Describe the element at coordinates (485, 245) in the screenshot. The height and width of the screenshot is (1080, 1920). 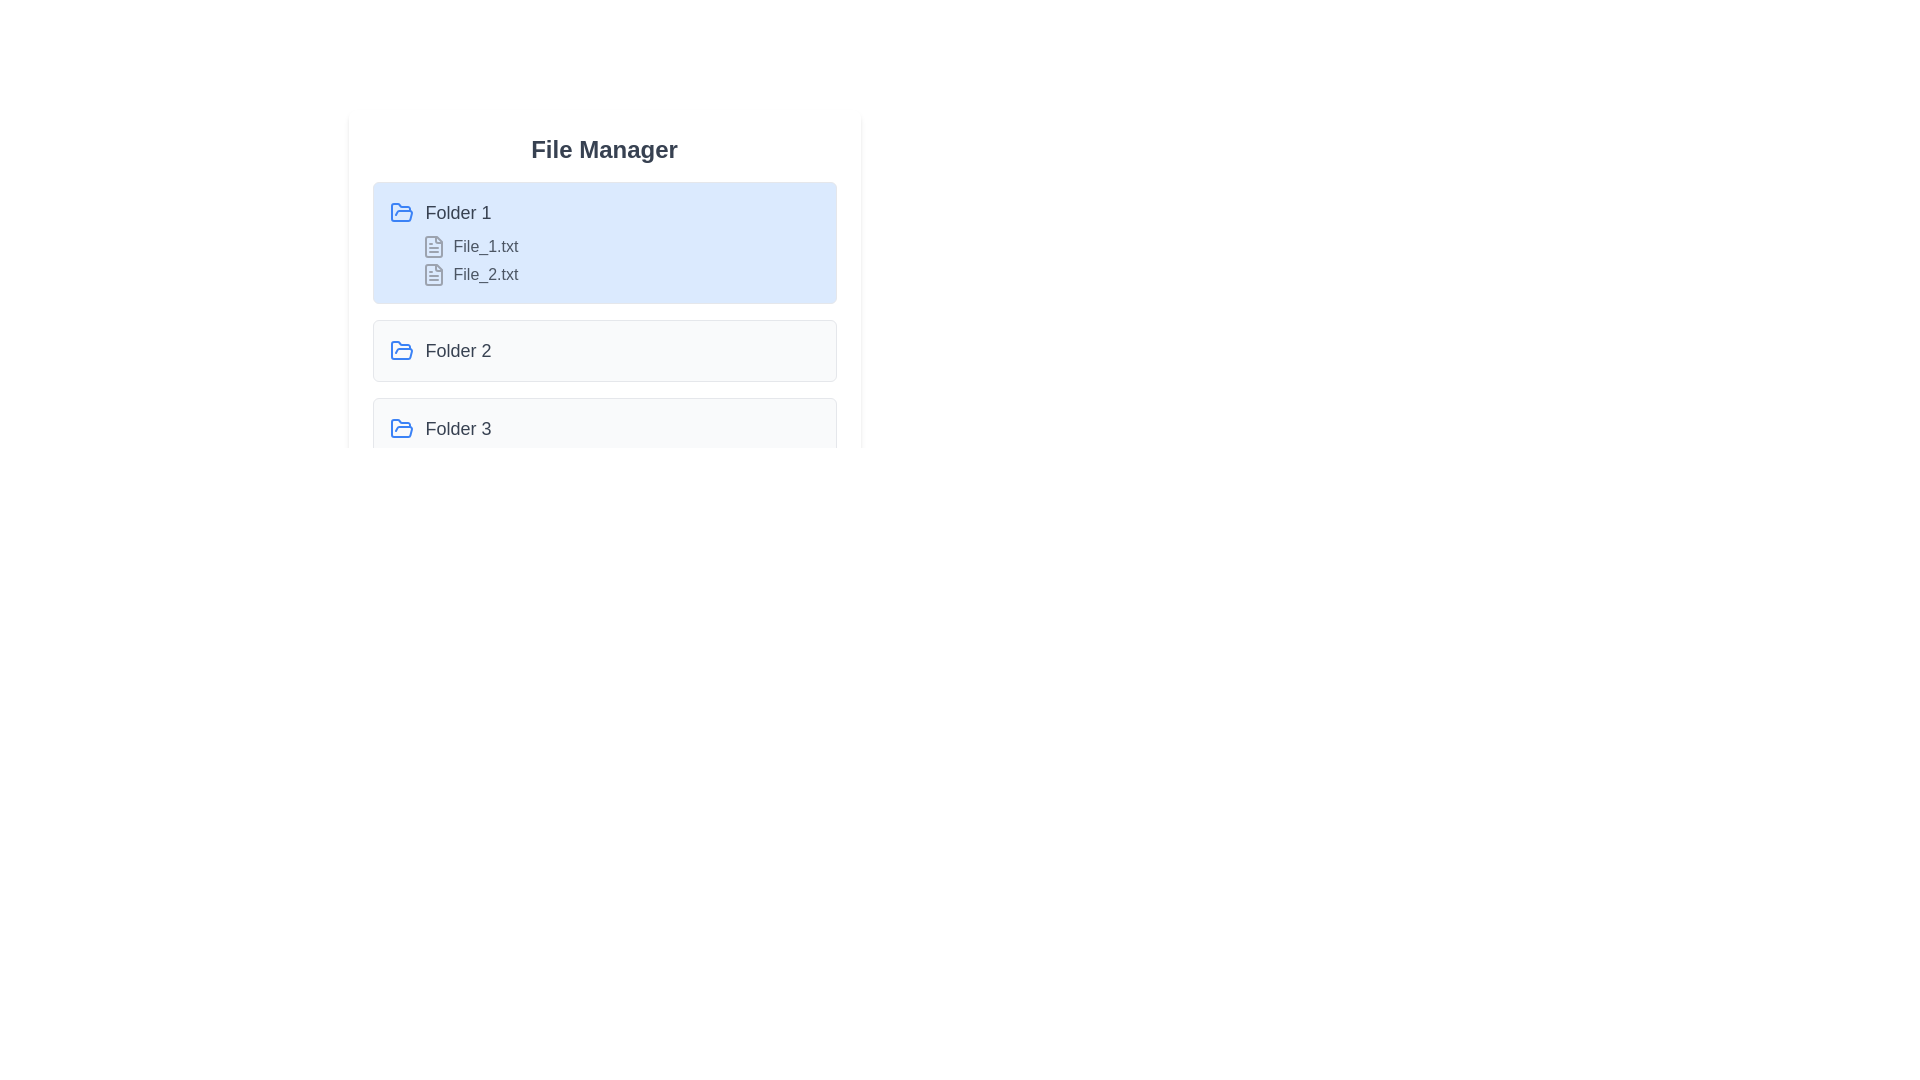
I see `the text label representing a file name located in 'Folder 1', positioned to the right of the file icon` at that location.